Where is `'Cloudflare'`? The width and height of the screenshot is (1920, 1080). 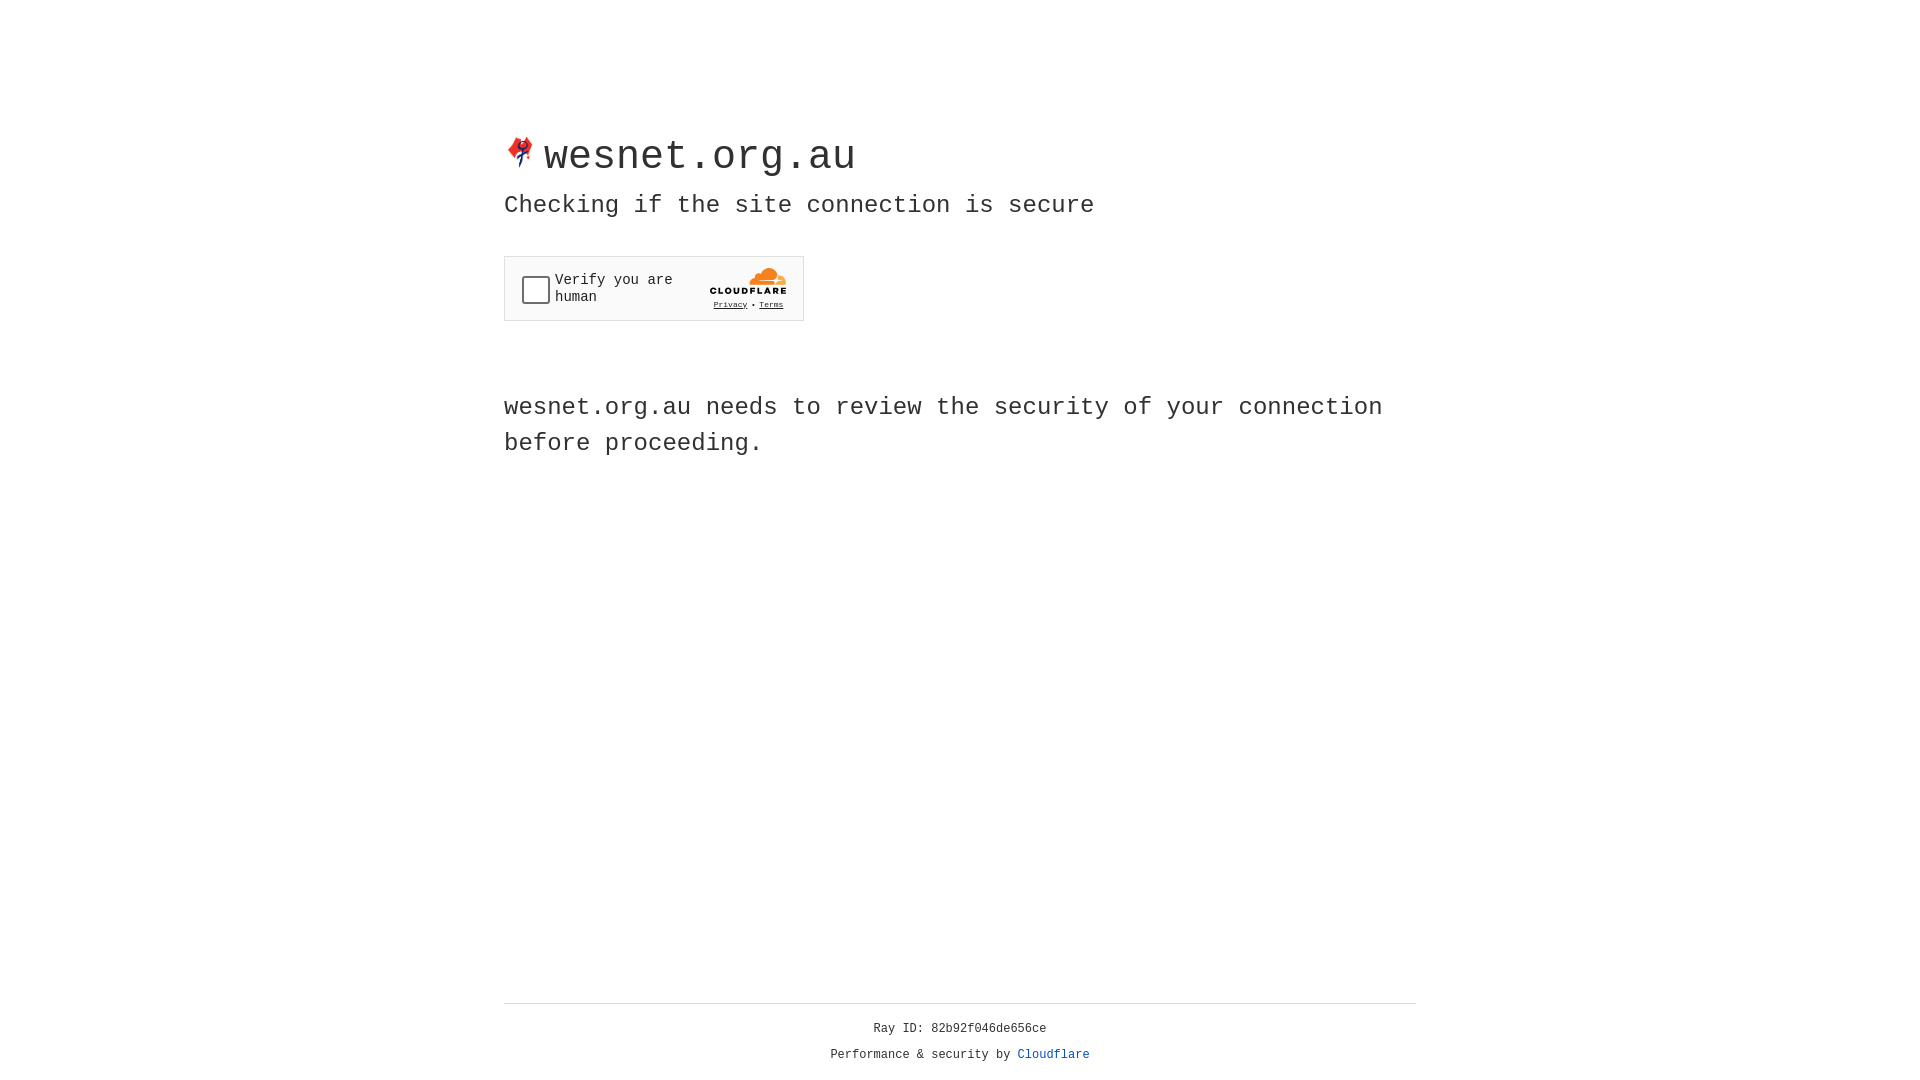 'Cloudflare' is located at coordinates (1053, 1054).